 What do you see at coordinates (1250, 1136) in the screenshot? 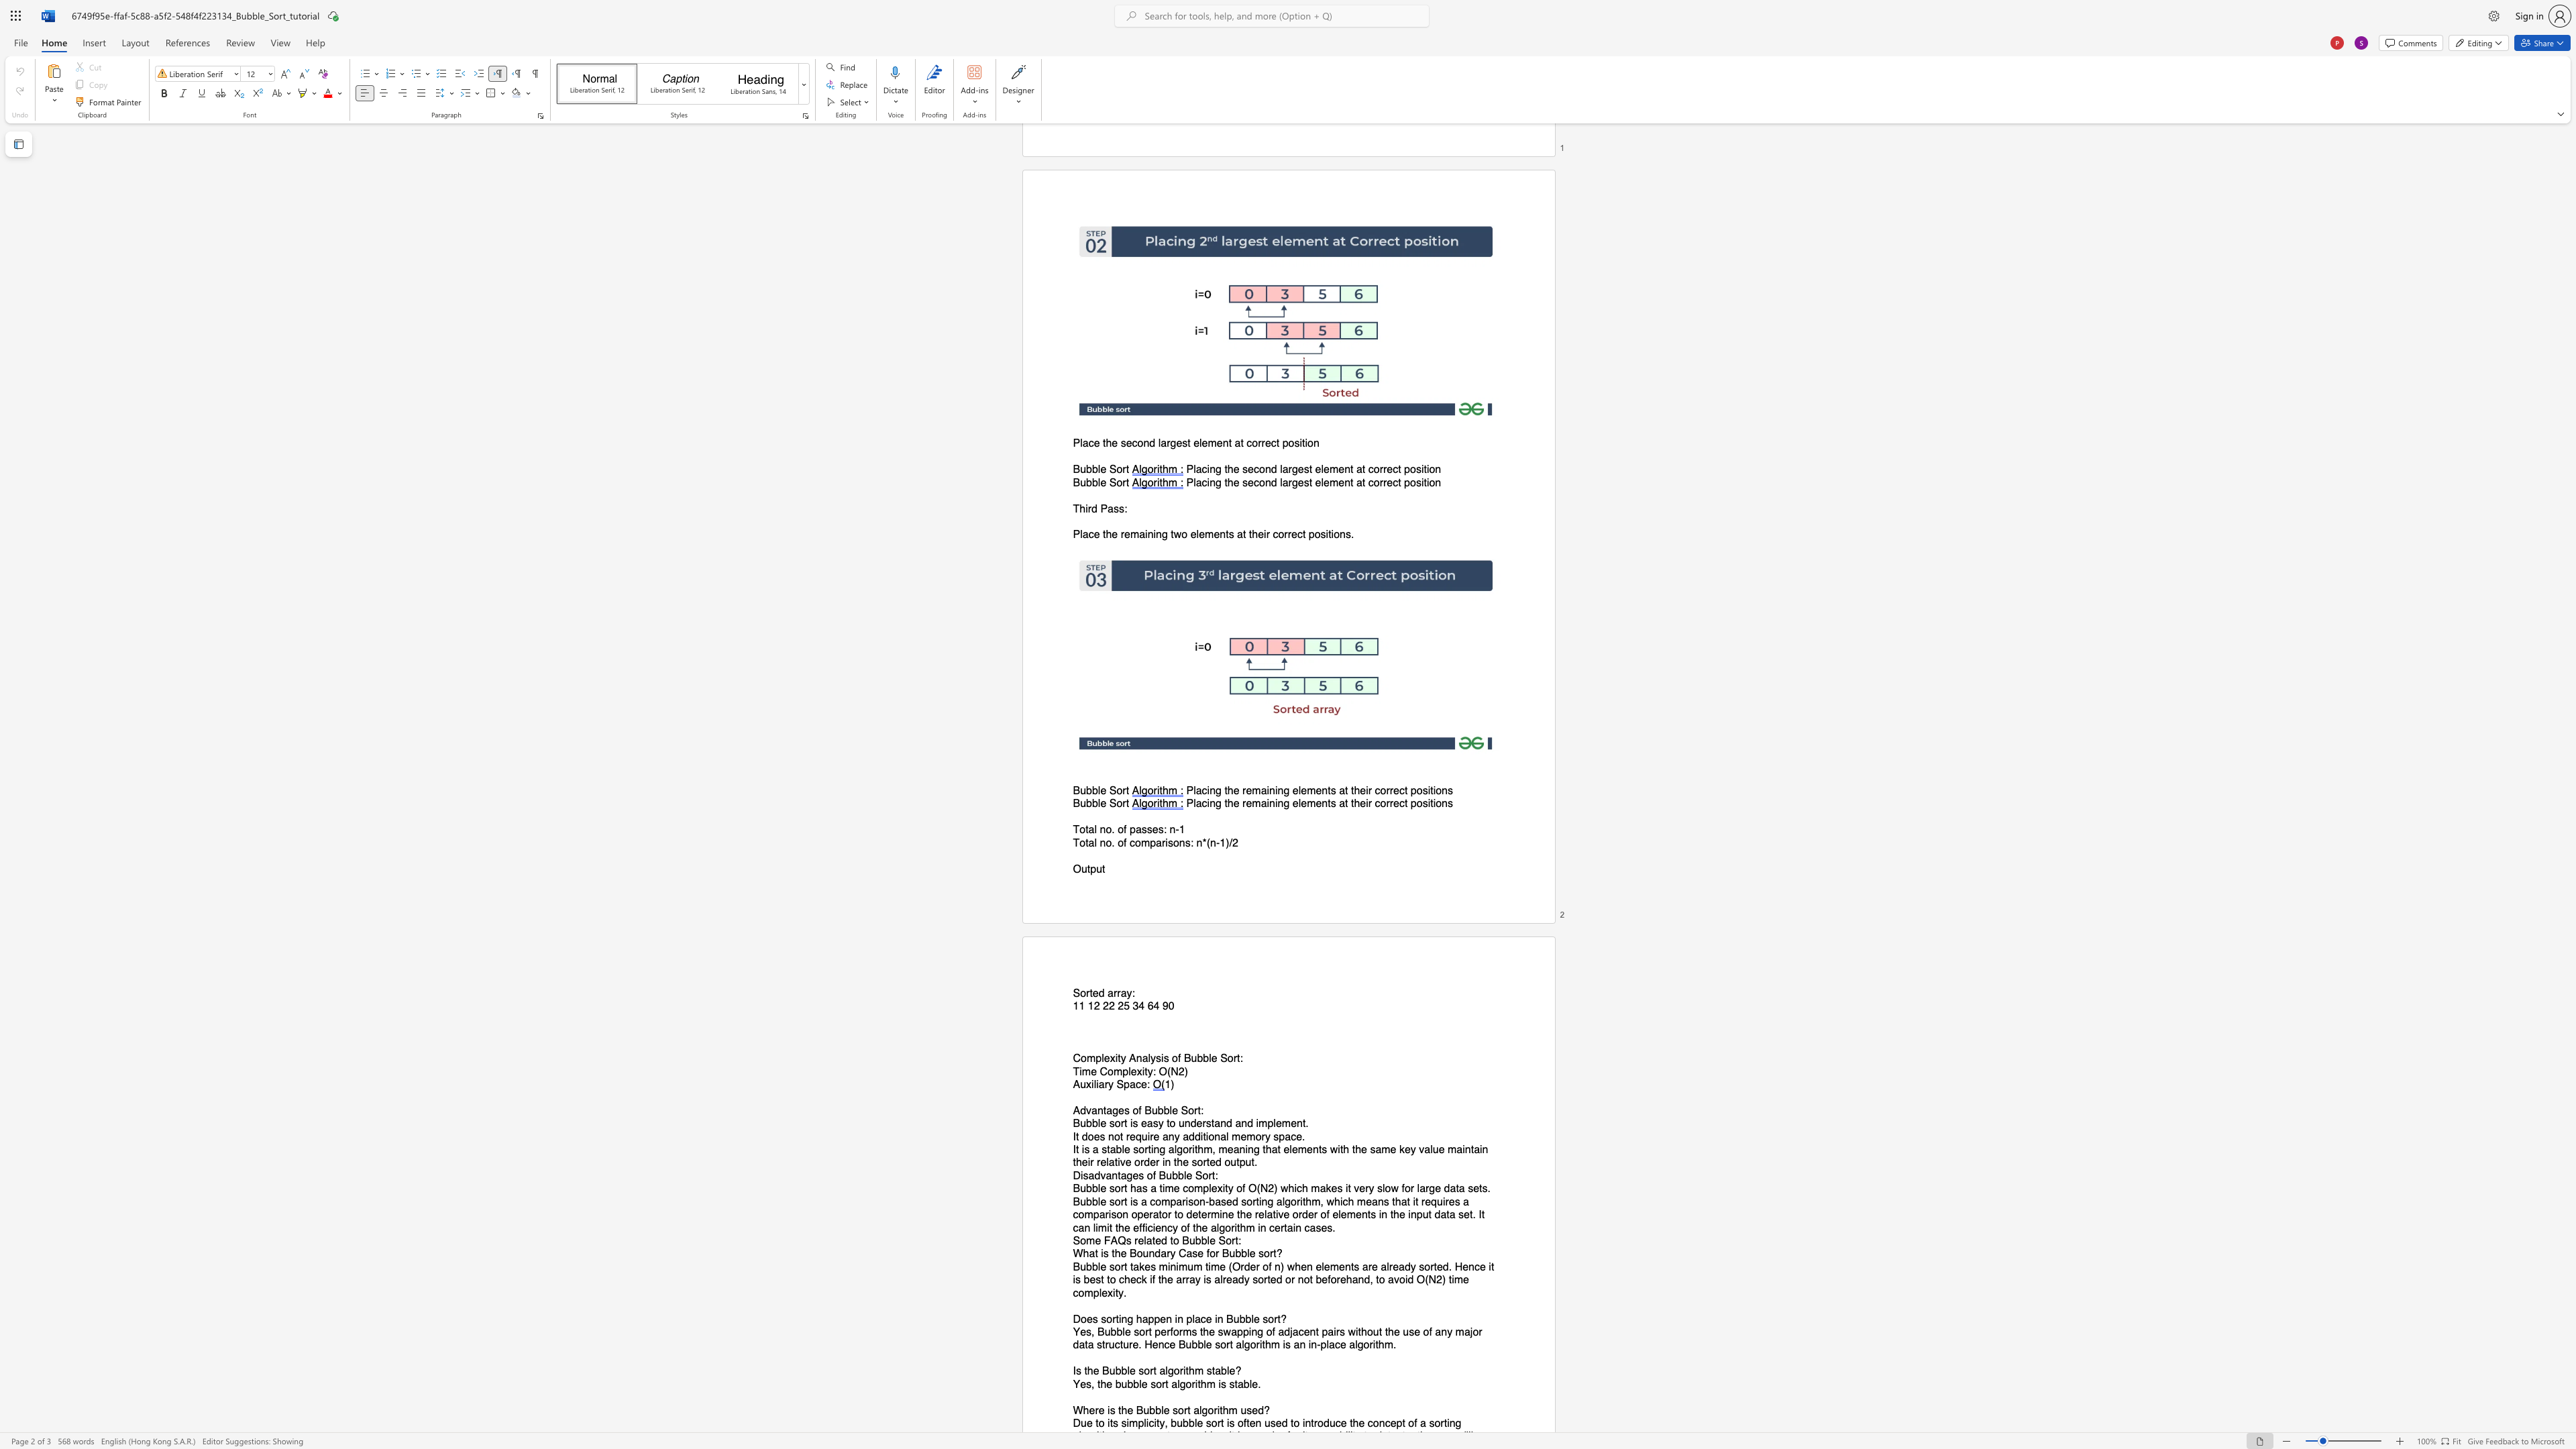
I see `the 2th character "m" in the text` at bounding box center [1250, 1136].